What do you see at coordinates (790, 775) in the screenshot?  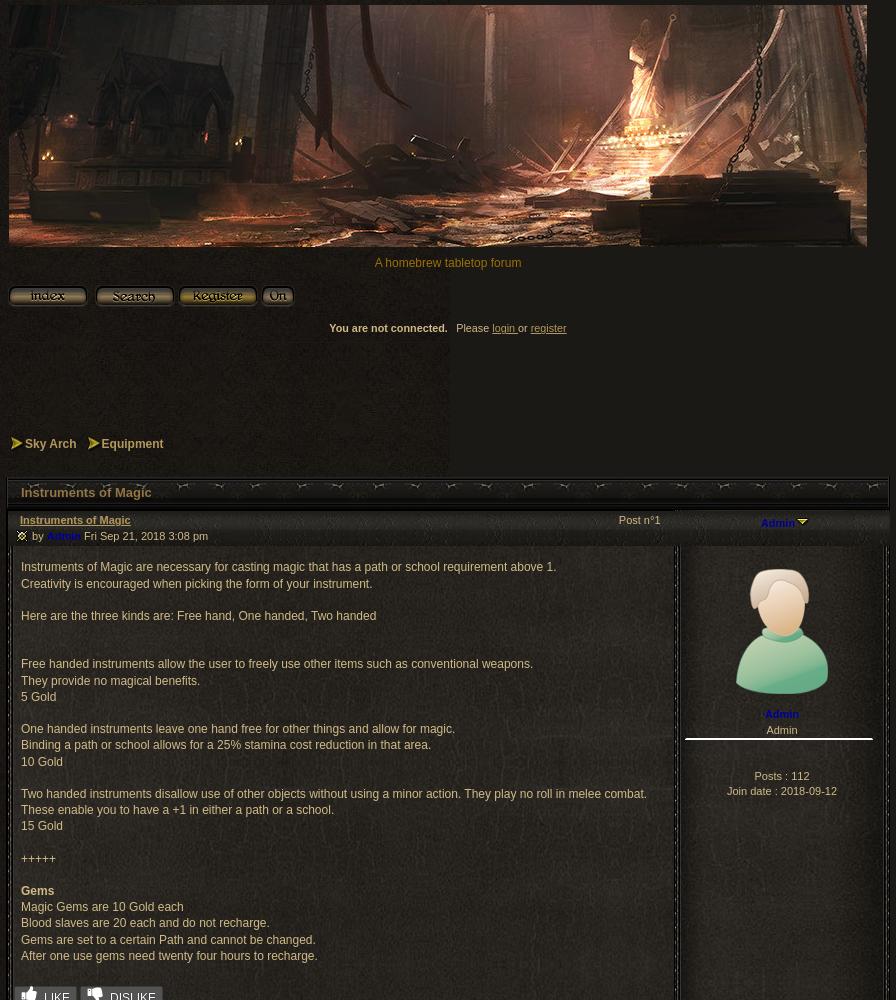 I see `'112'` at bounding box center [790, 775].